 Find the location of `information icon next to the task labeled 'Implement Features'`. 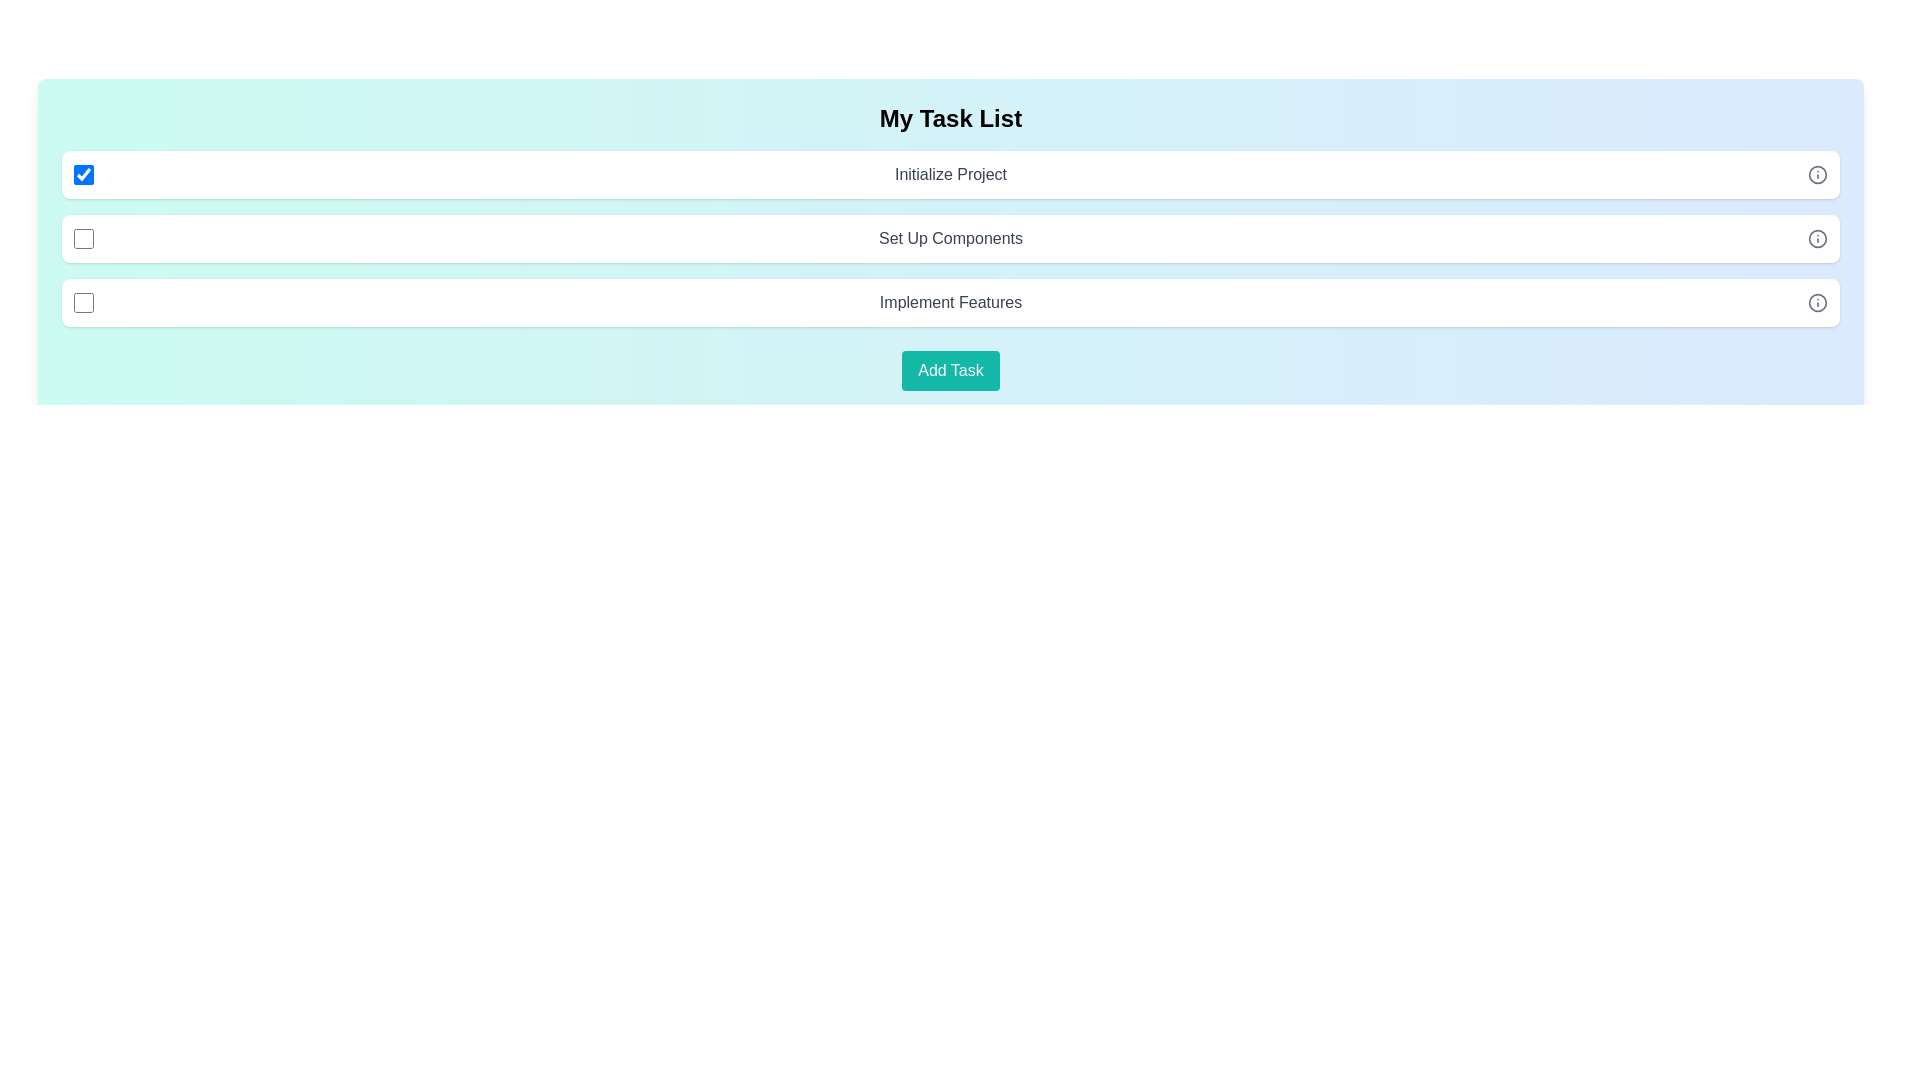

information icon next to the task labeled 'Implement Features' is located at coordinates (1818, 303).